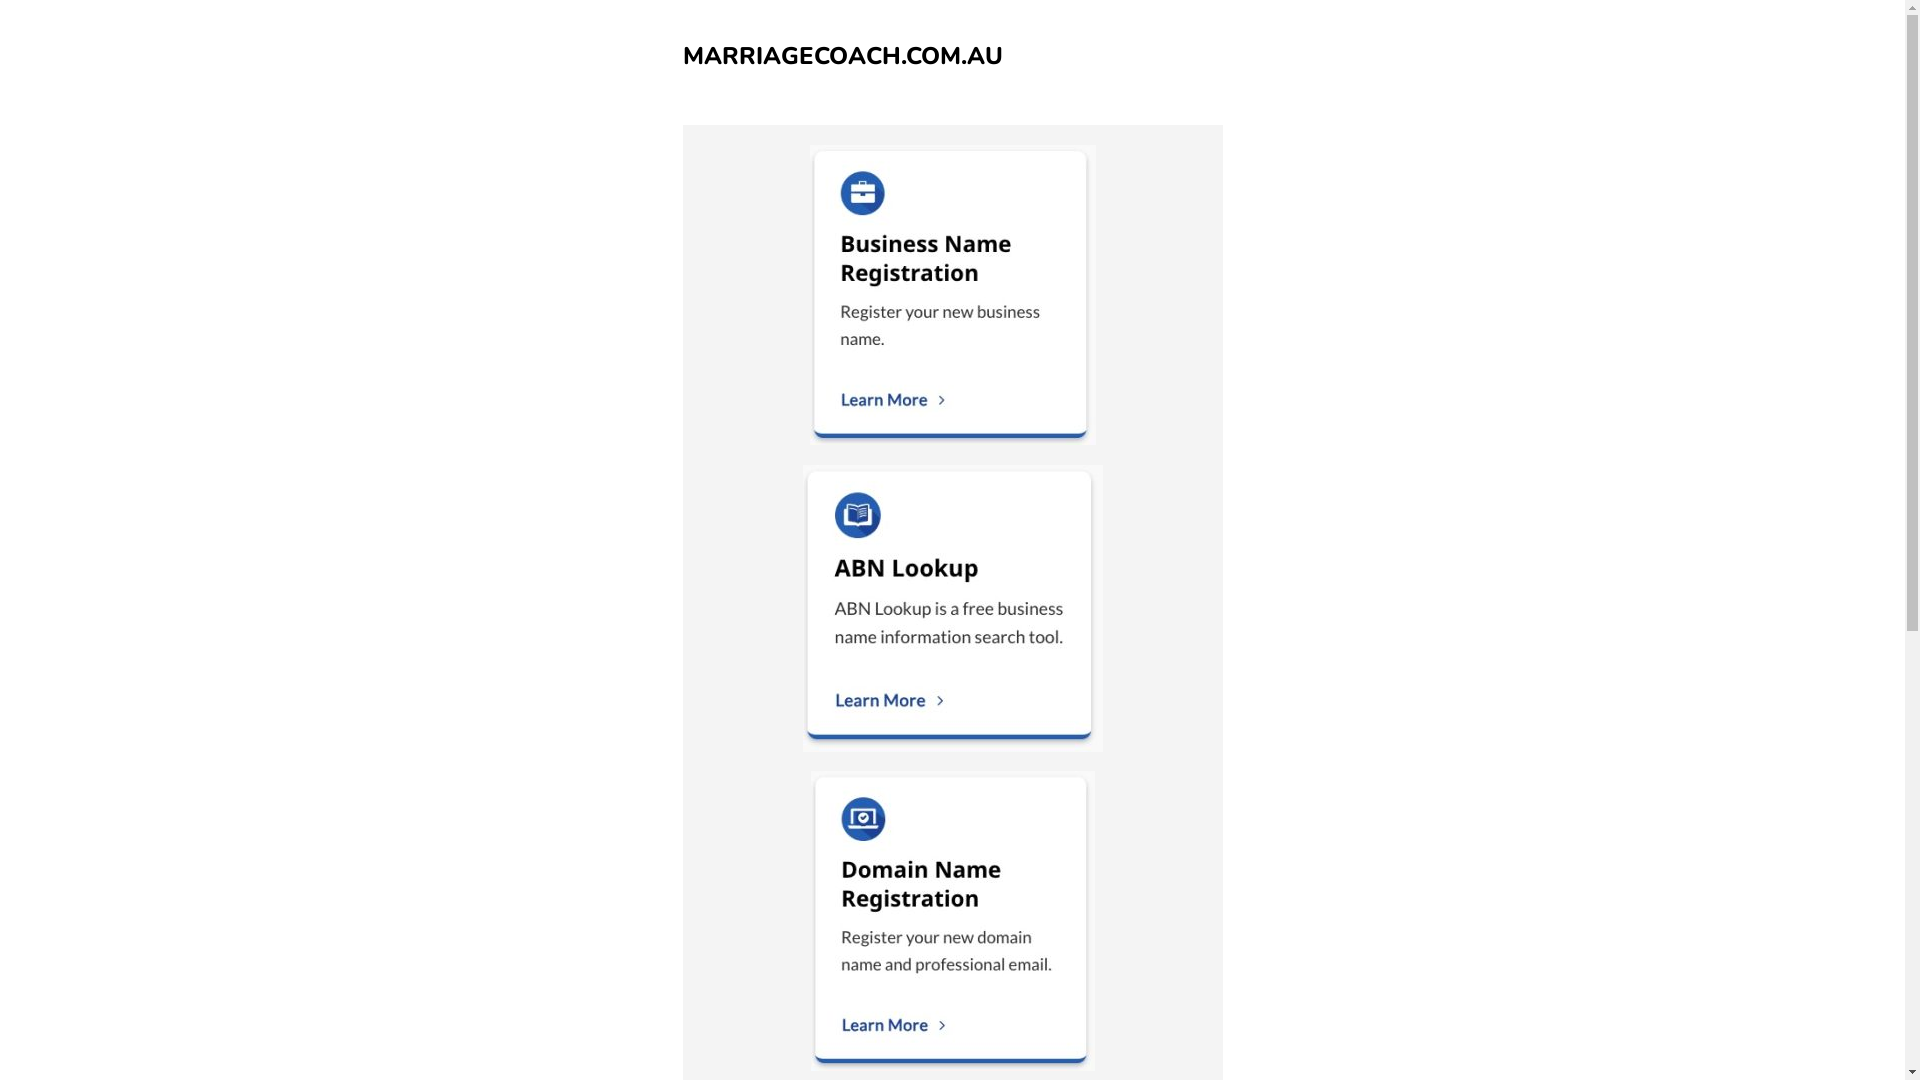 This screenshot has height=1080, width=1920. What do you see at coordinates (681, 55) in the screenshot?
I see `'MARRIAGECOACH.COM.AU'` at bounding box center [681, 55].